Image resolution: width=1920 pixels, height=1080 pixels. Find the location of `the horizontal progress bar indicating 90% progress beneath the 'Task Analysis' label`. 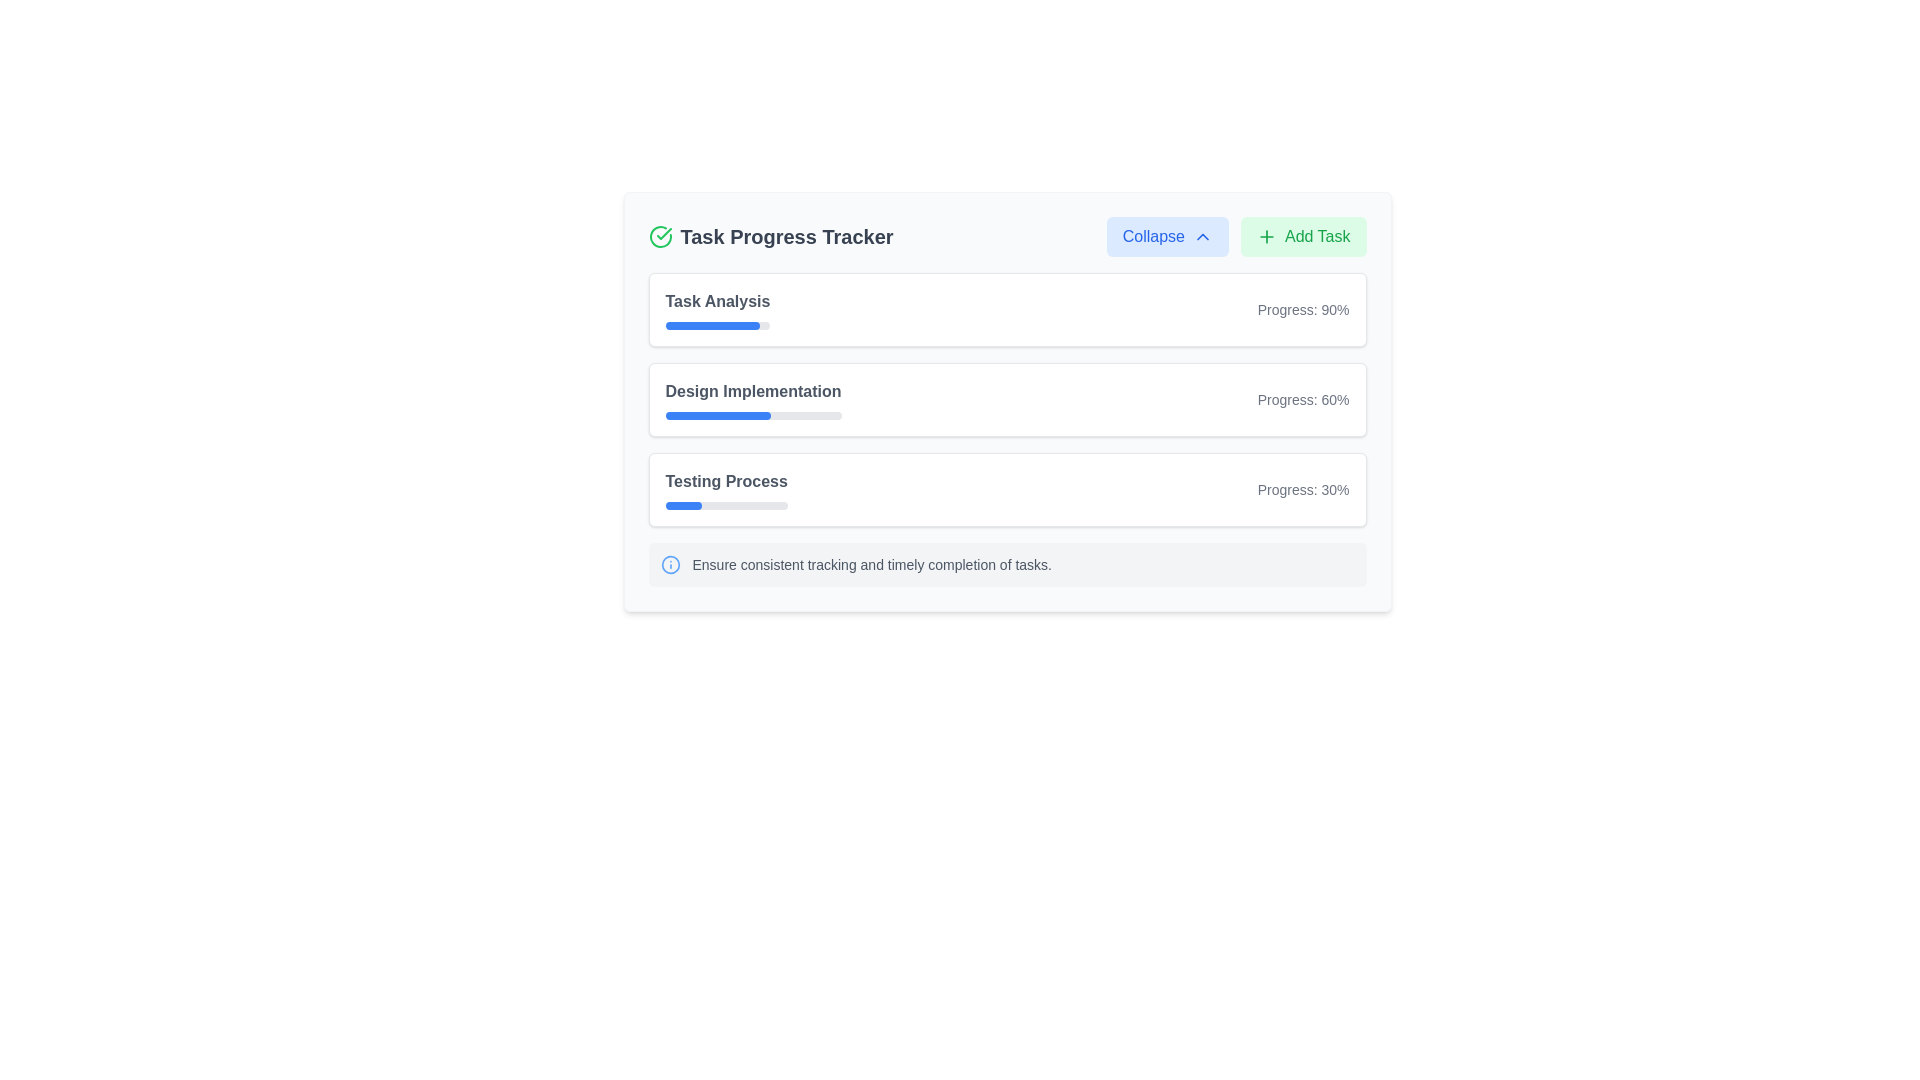

the horizontal progress bar indicating 90% progress beneath the 'Task Analysis' label is located at coordinates (717, 325).